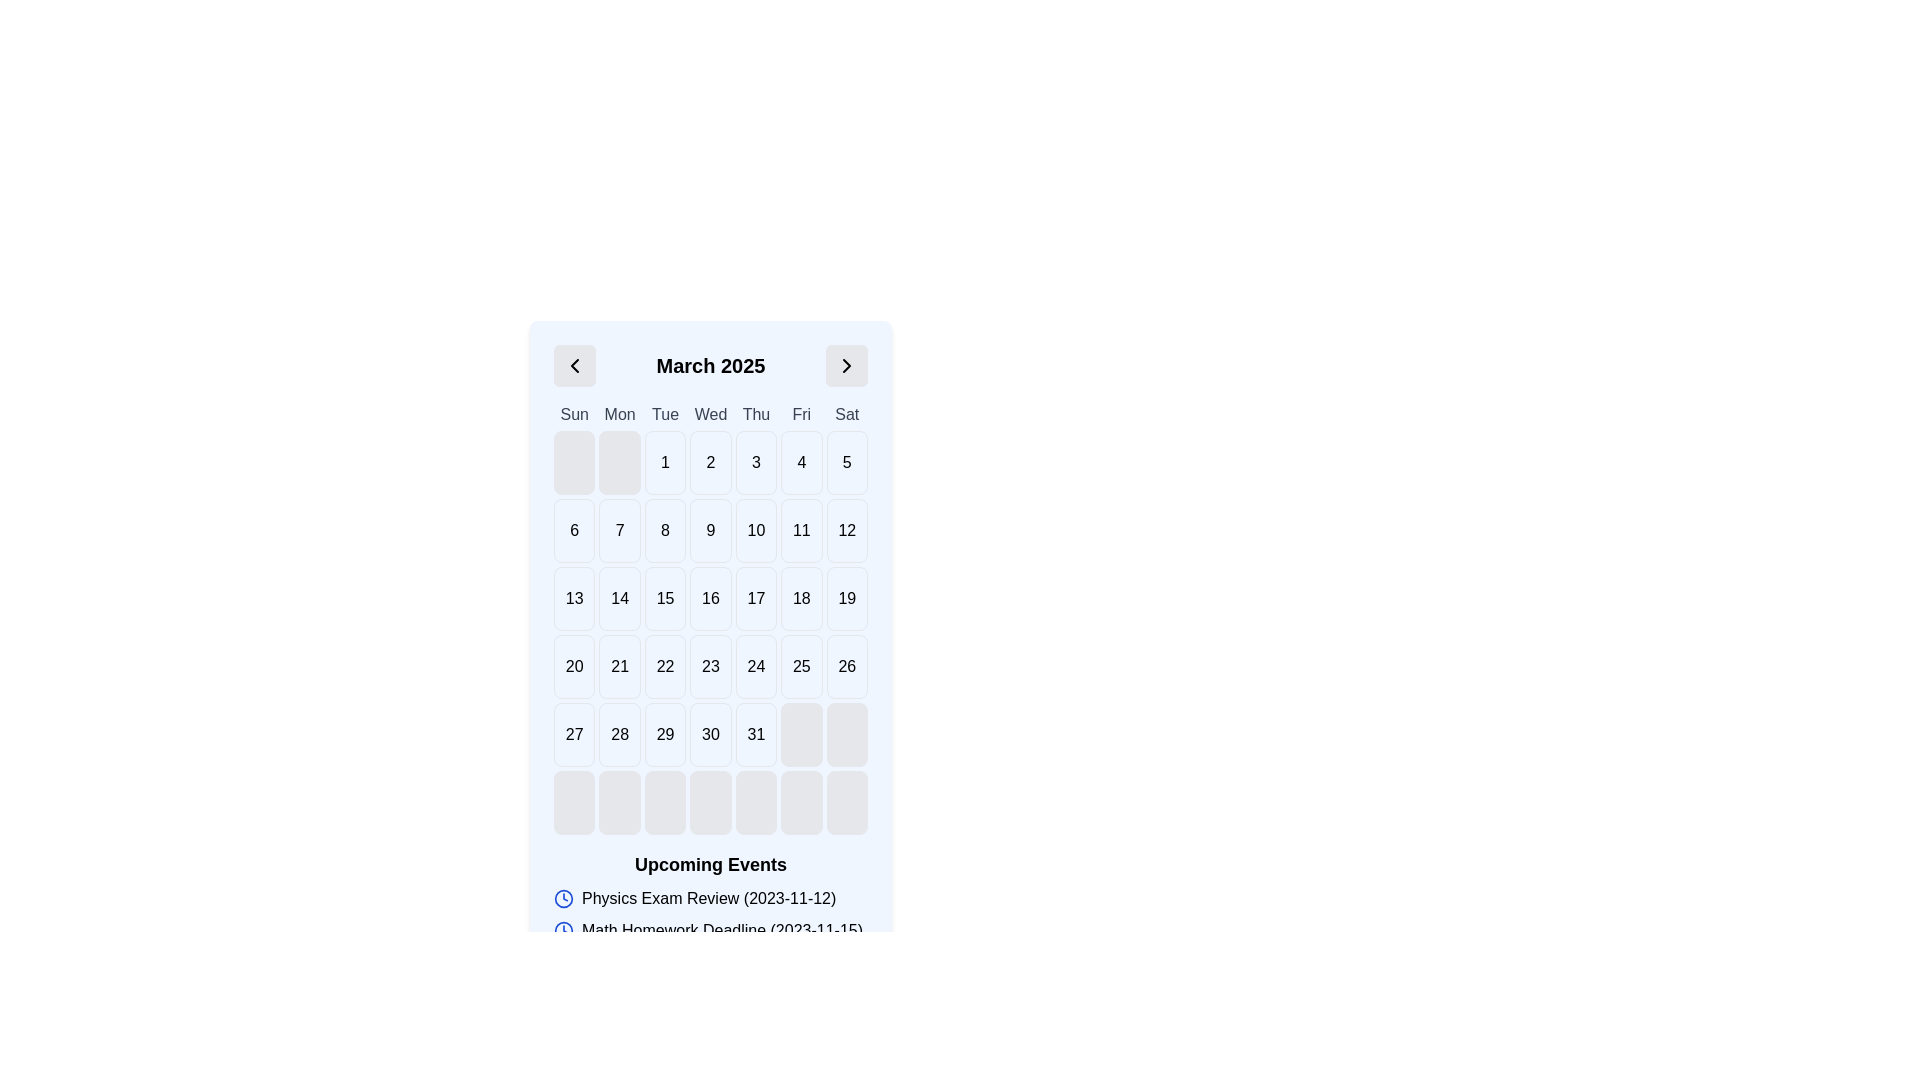  I want to click on the fourth cell in the last row of the calendar grid, which is a light-gray placeholder with rounded borders beneath the 'Thu' column aligned to the date '30', so click(665, 801).